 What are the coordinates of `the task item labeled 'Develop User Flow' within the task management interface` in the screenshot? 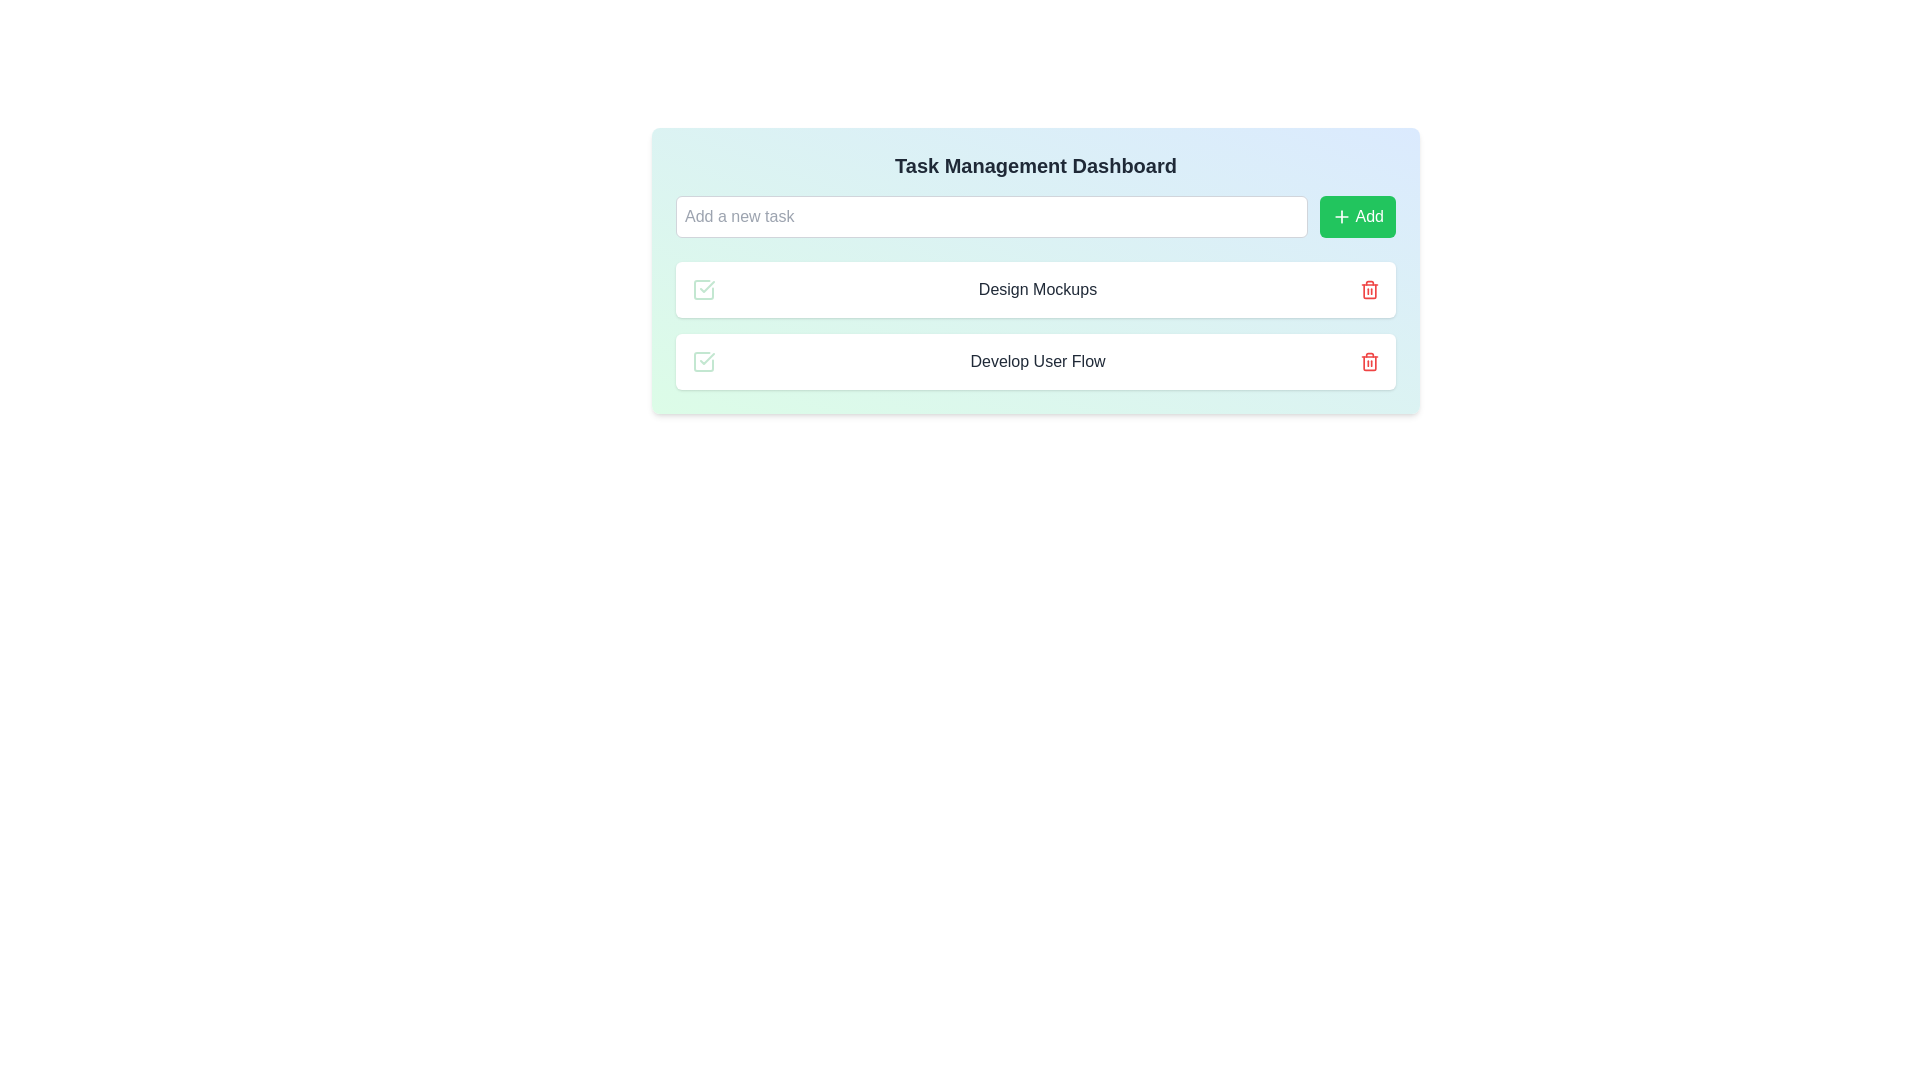 It's located at (1036, 362).